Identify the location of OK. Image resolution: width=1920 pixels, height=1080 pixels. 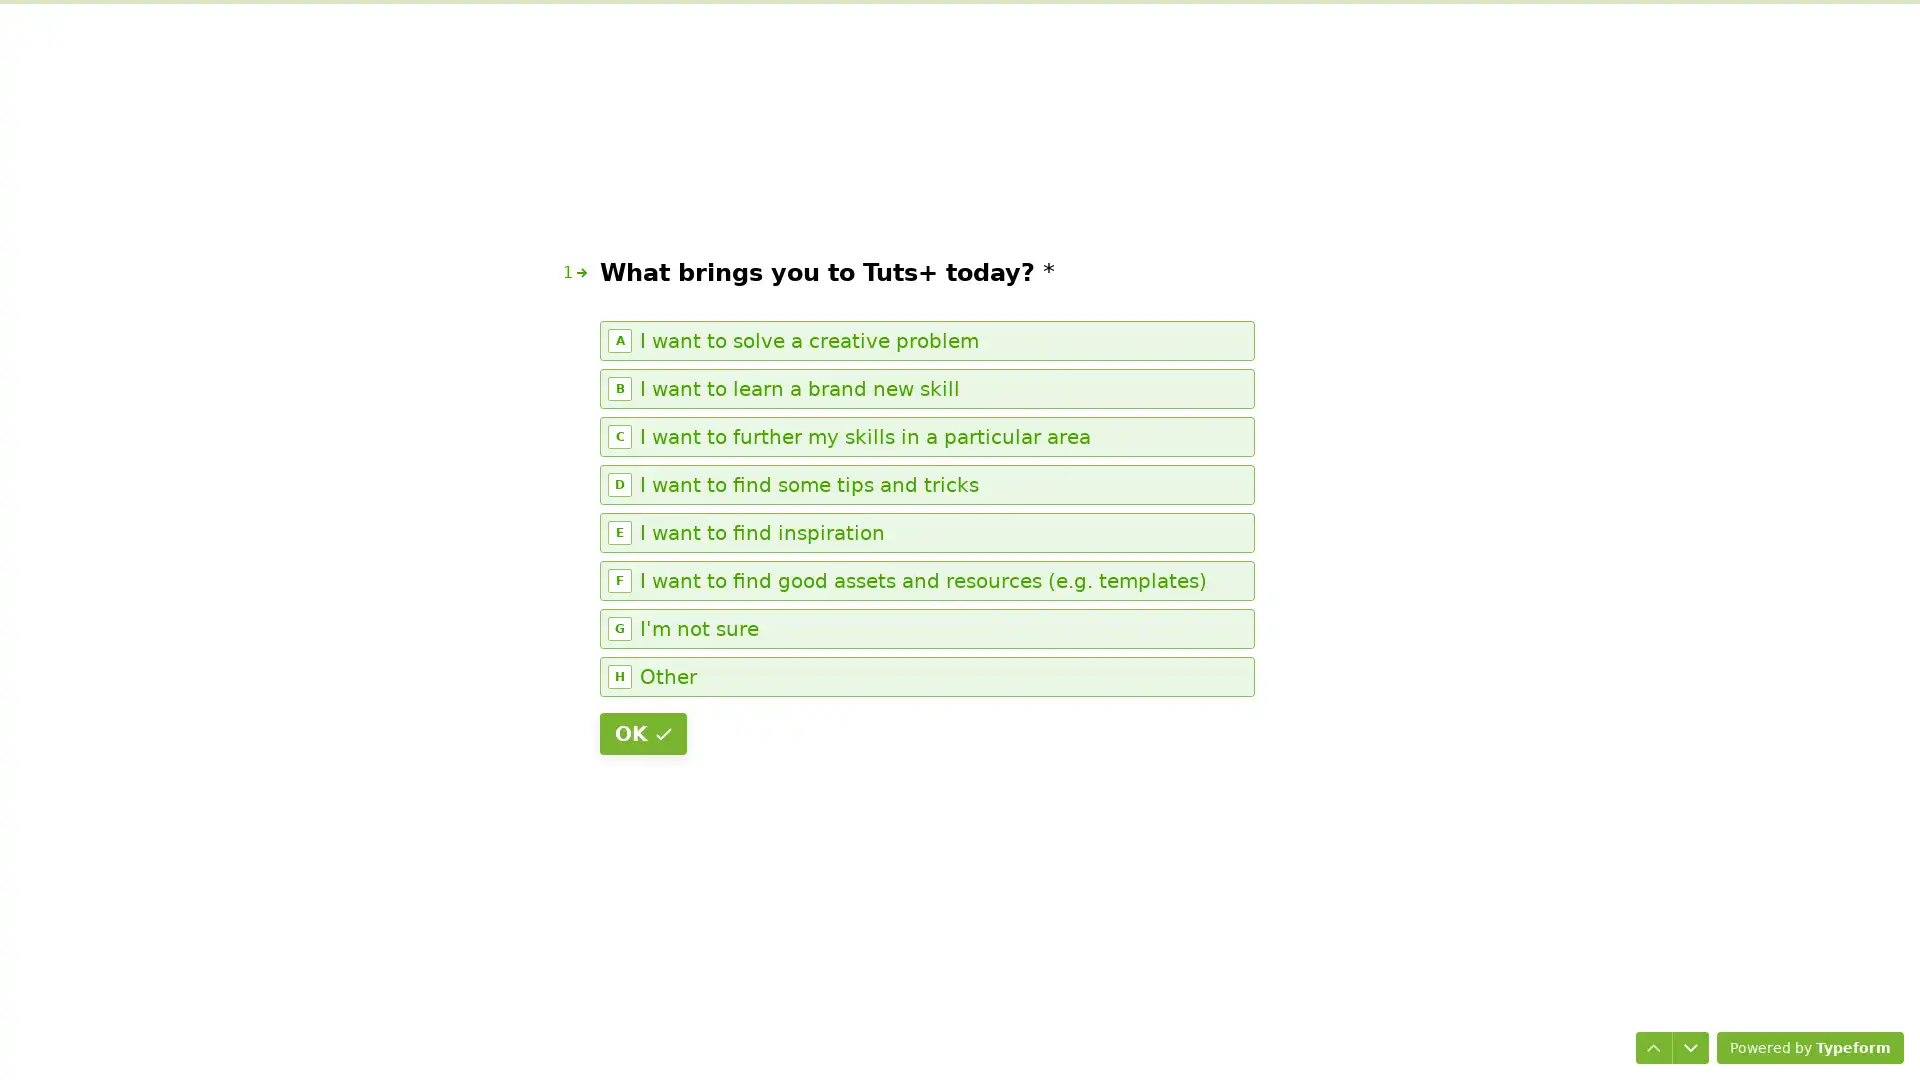
(643, 733).